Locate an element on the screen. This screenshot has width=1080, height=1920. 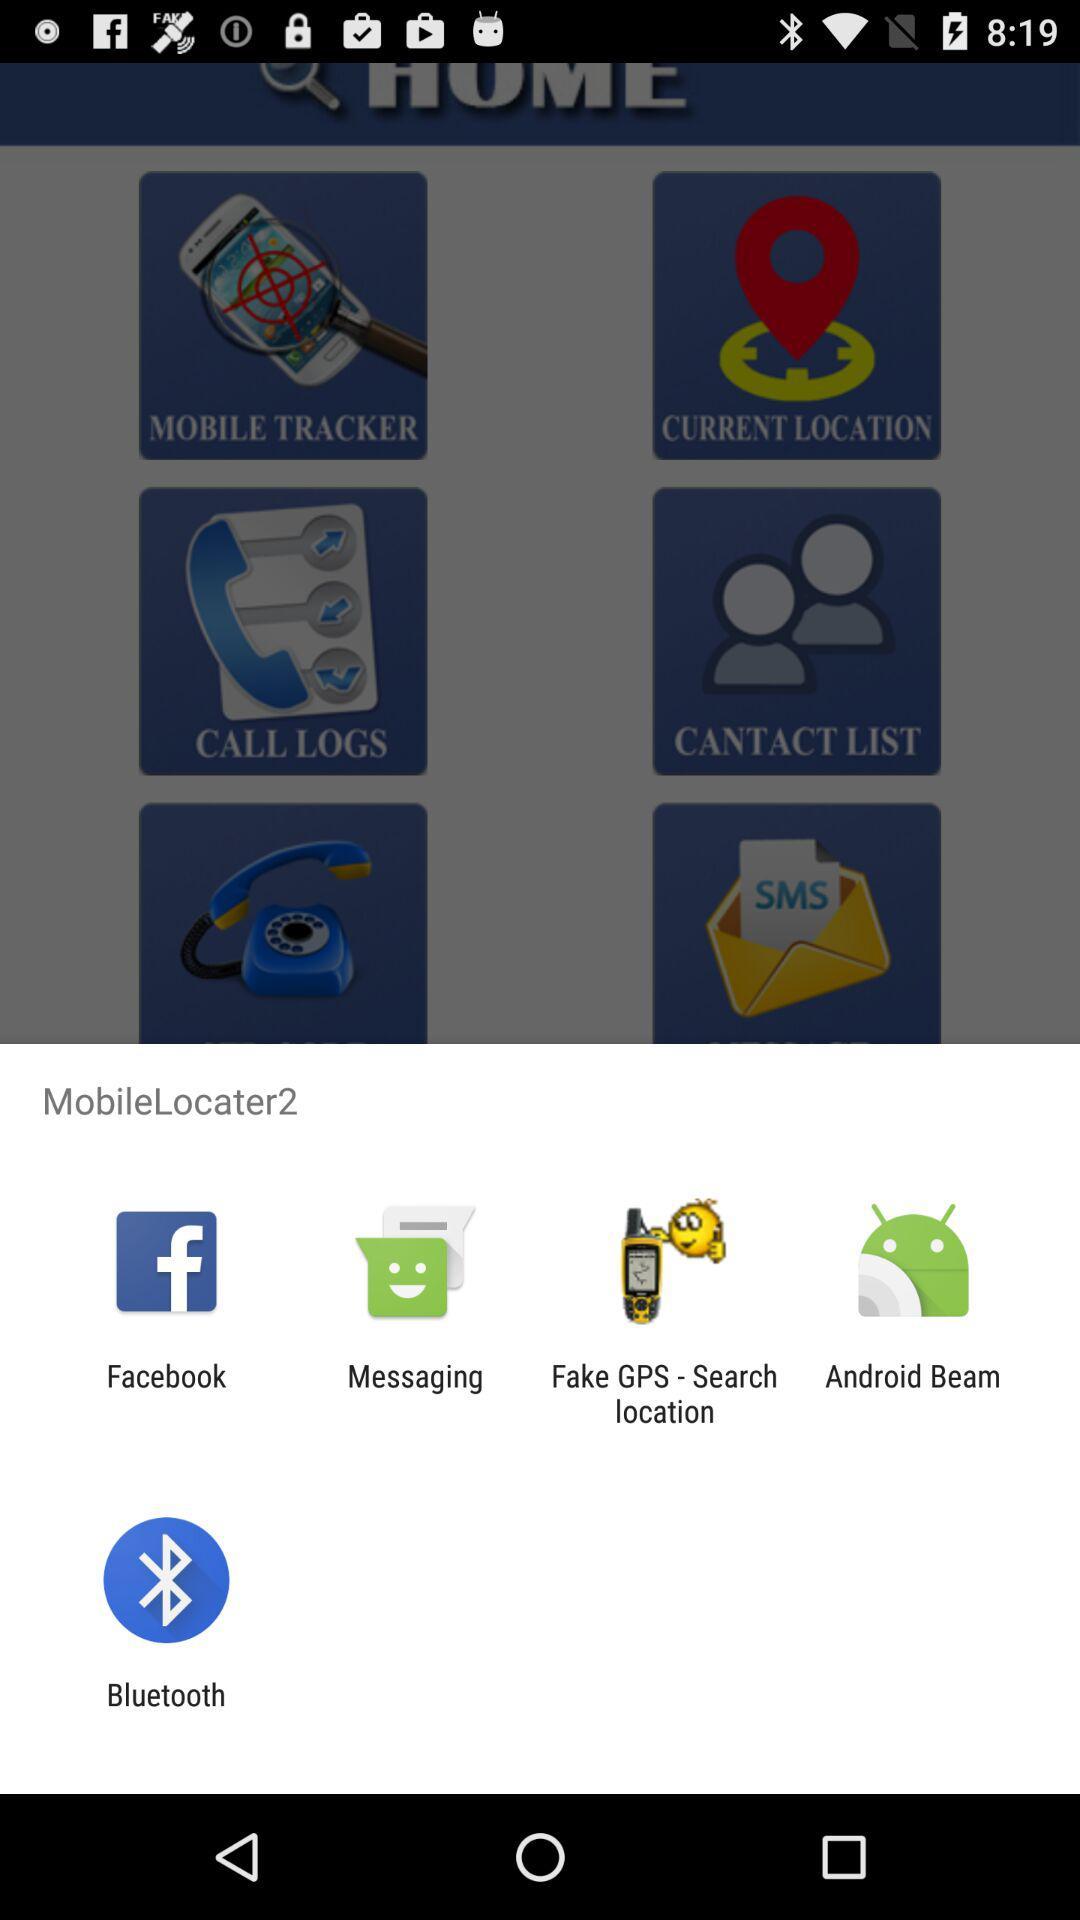
messaging app is located at coordinates (414, 1392).